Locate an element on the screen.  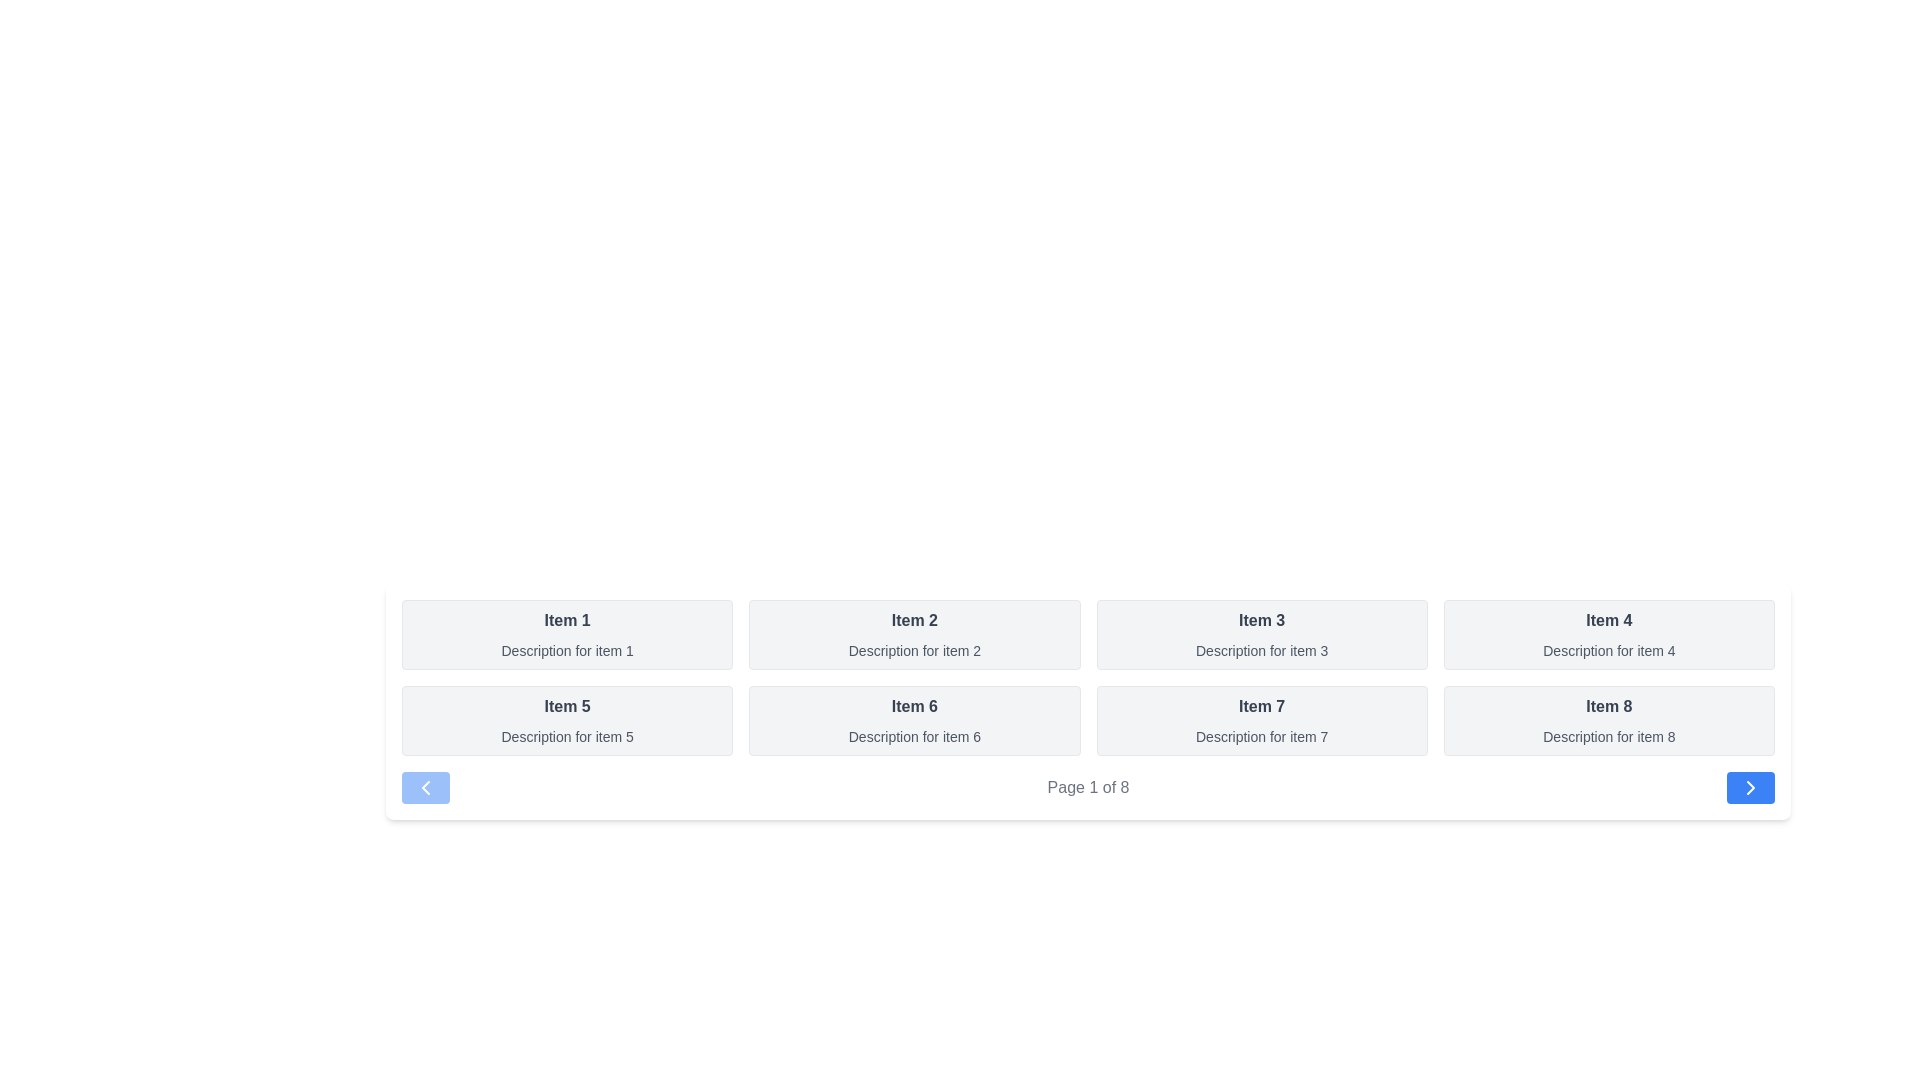
the text label providing additional information for 'Item 4', which is located beneath the heading 'Item 4' in the fourth position of a grid layout is located at coordinates (1609, 651).